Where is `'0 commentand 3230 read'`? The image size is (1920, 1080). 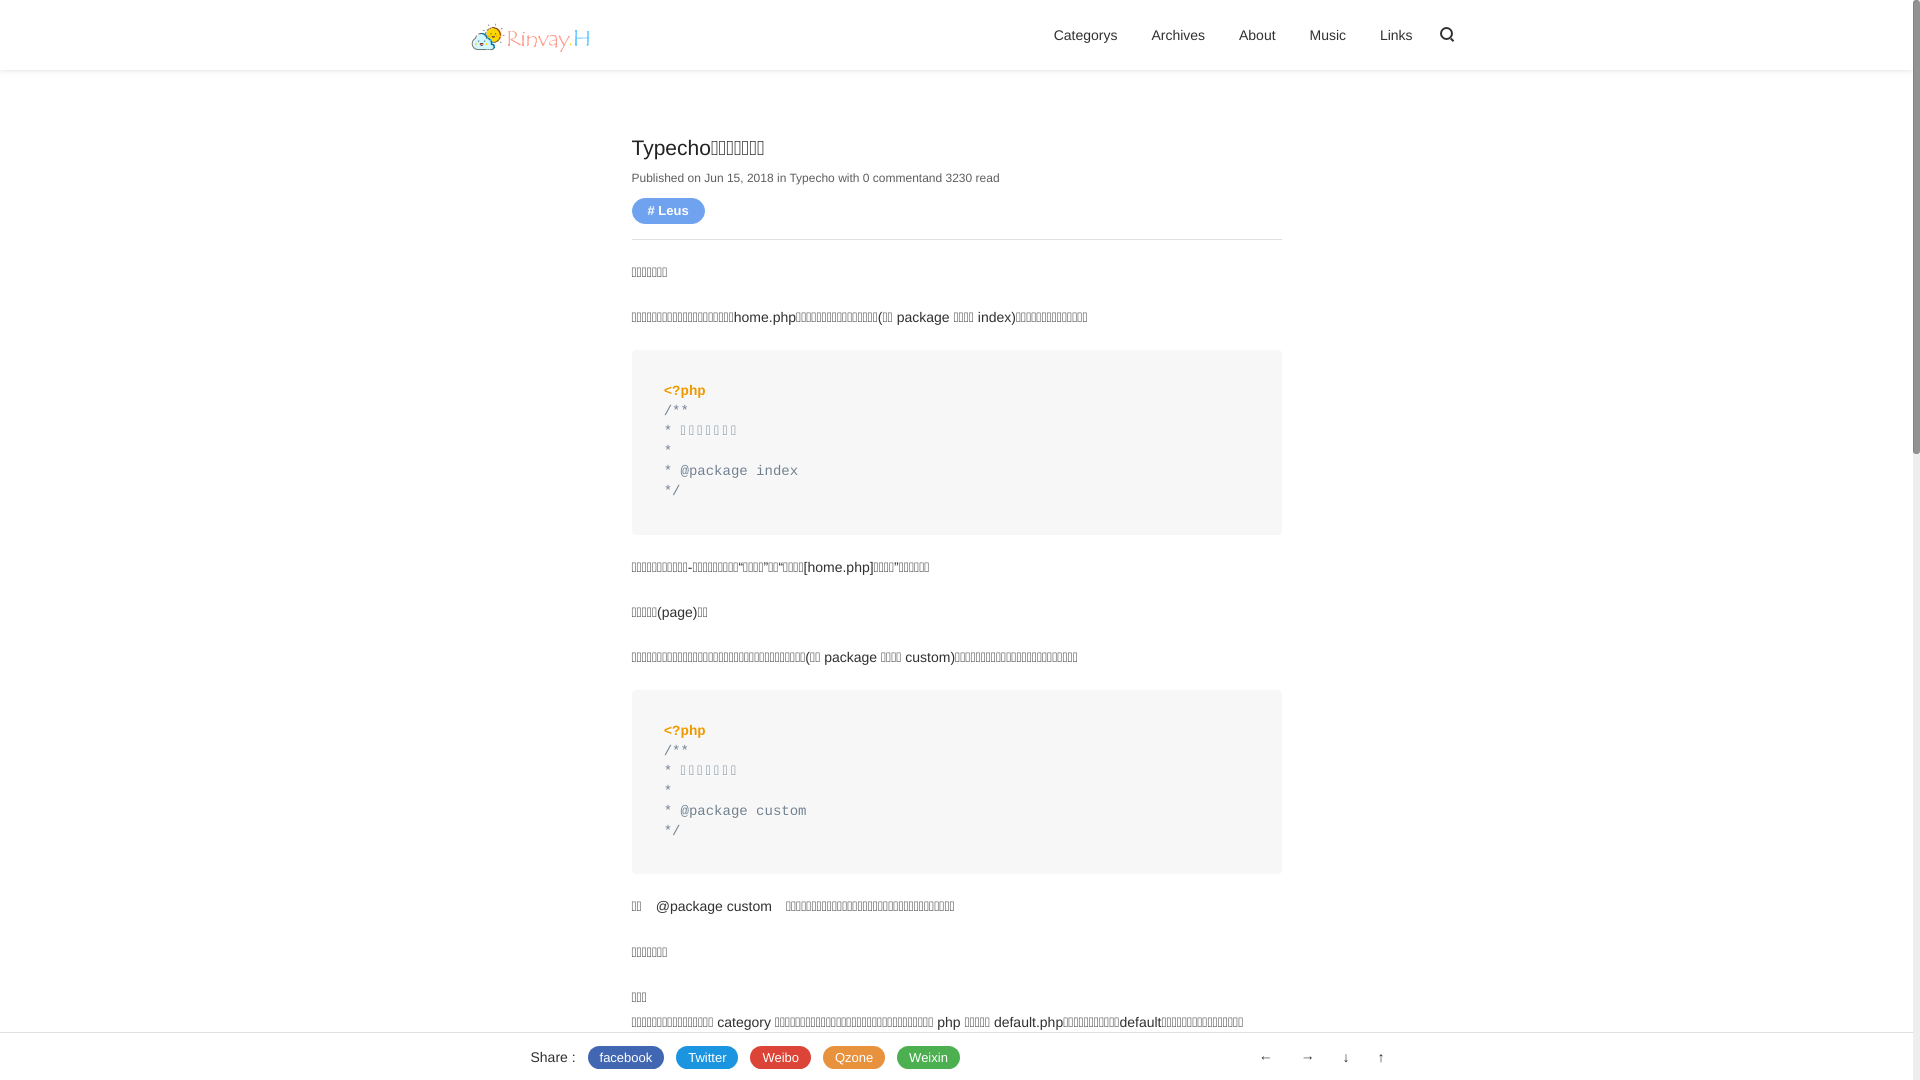 '0 commentand 3230 read' is located at coordinates (930, 176).